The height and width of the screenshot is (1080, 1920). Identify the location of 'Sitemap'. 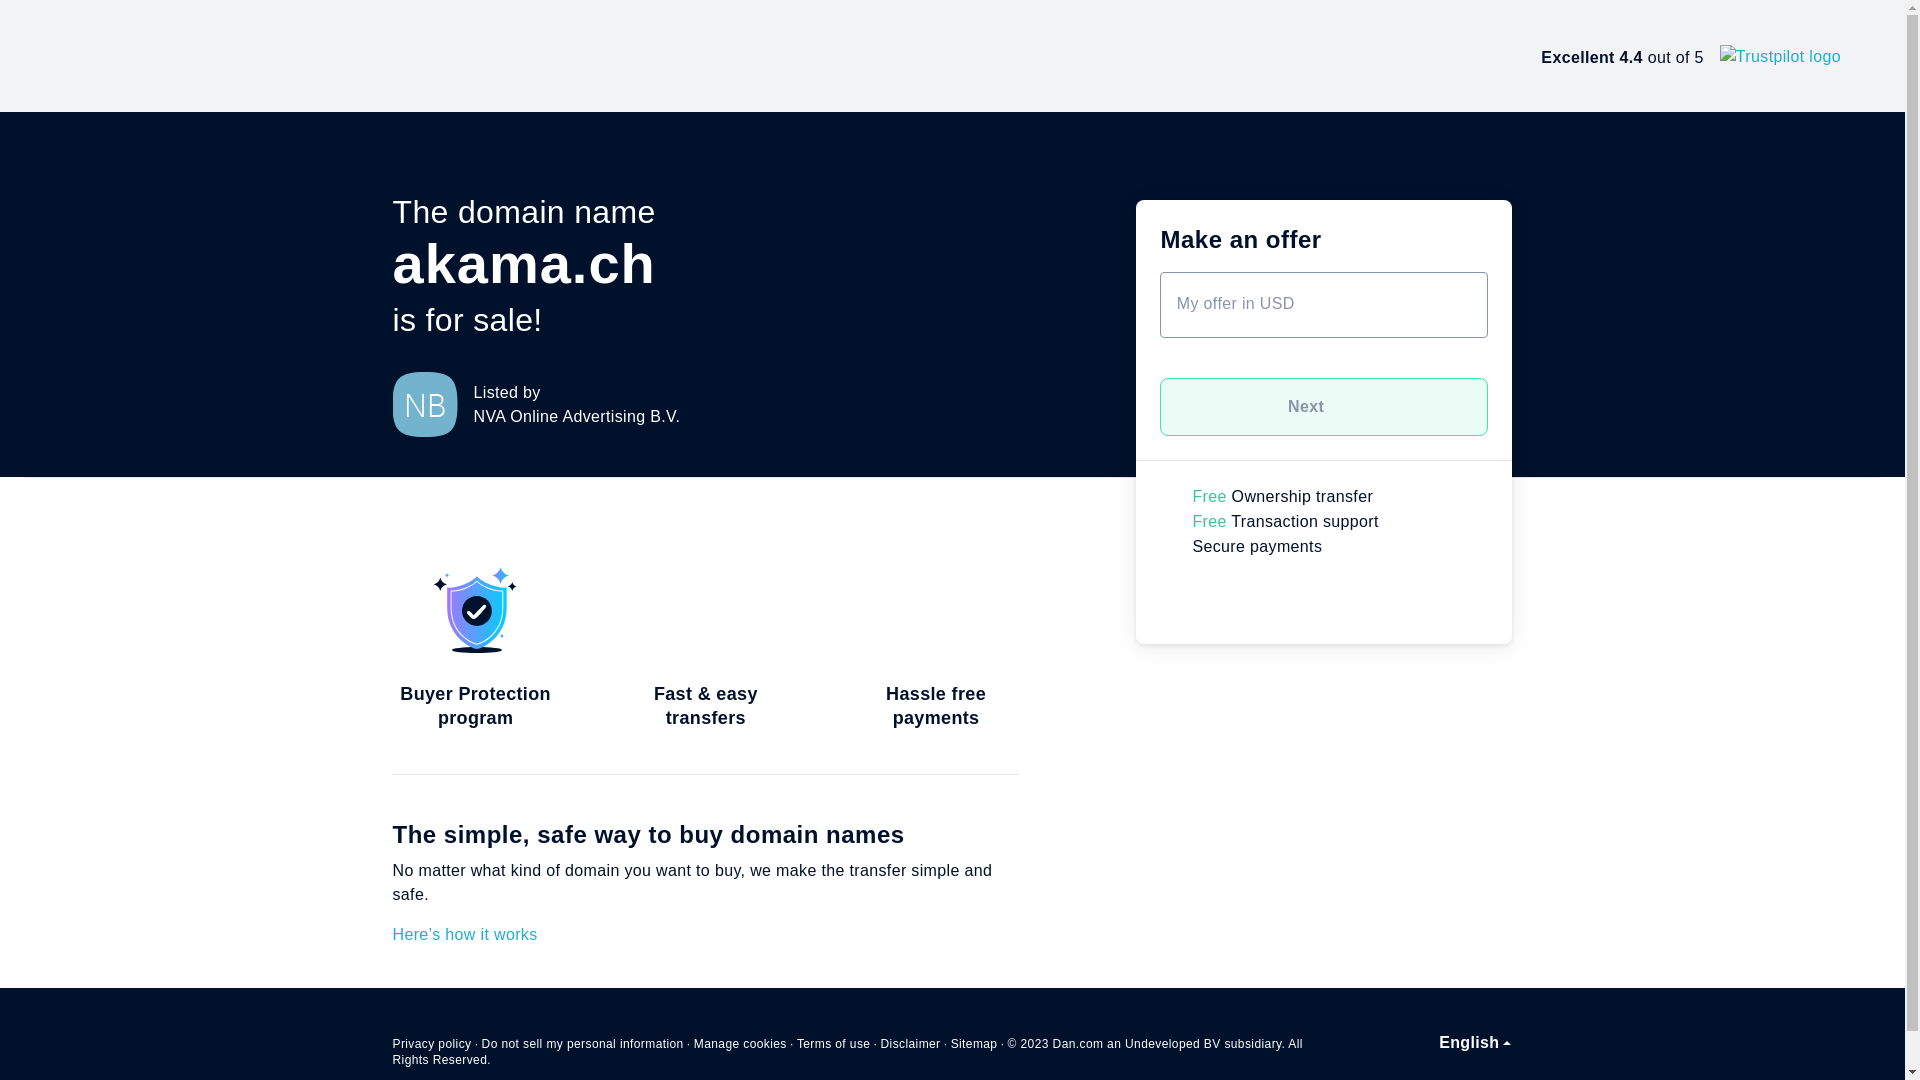
(974, 1043).